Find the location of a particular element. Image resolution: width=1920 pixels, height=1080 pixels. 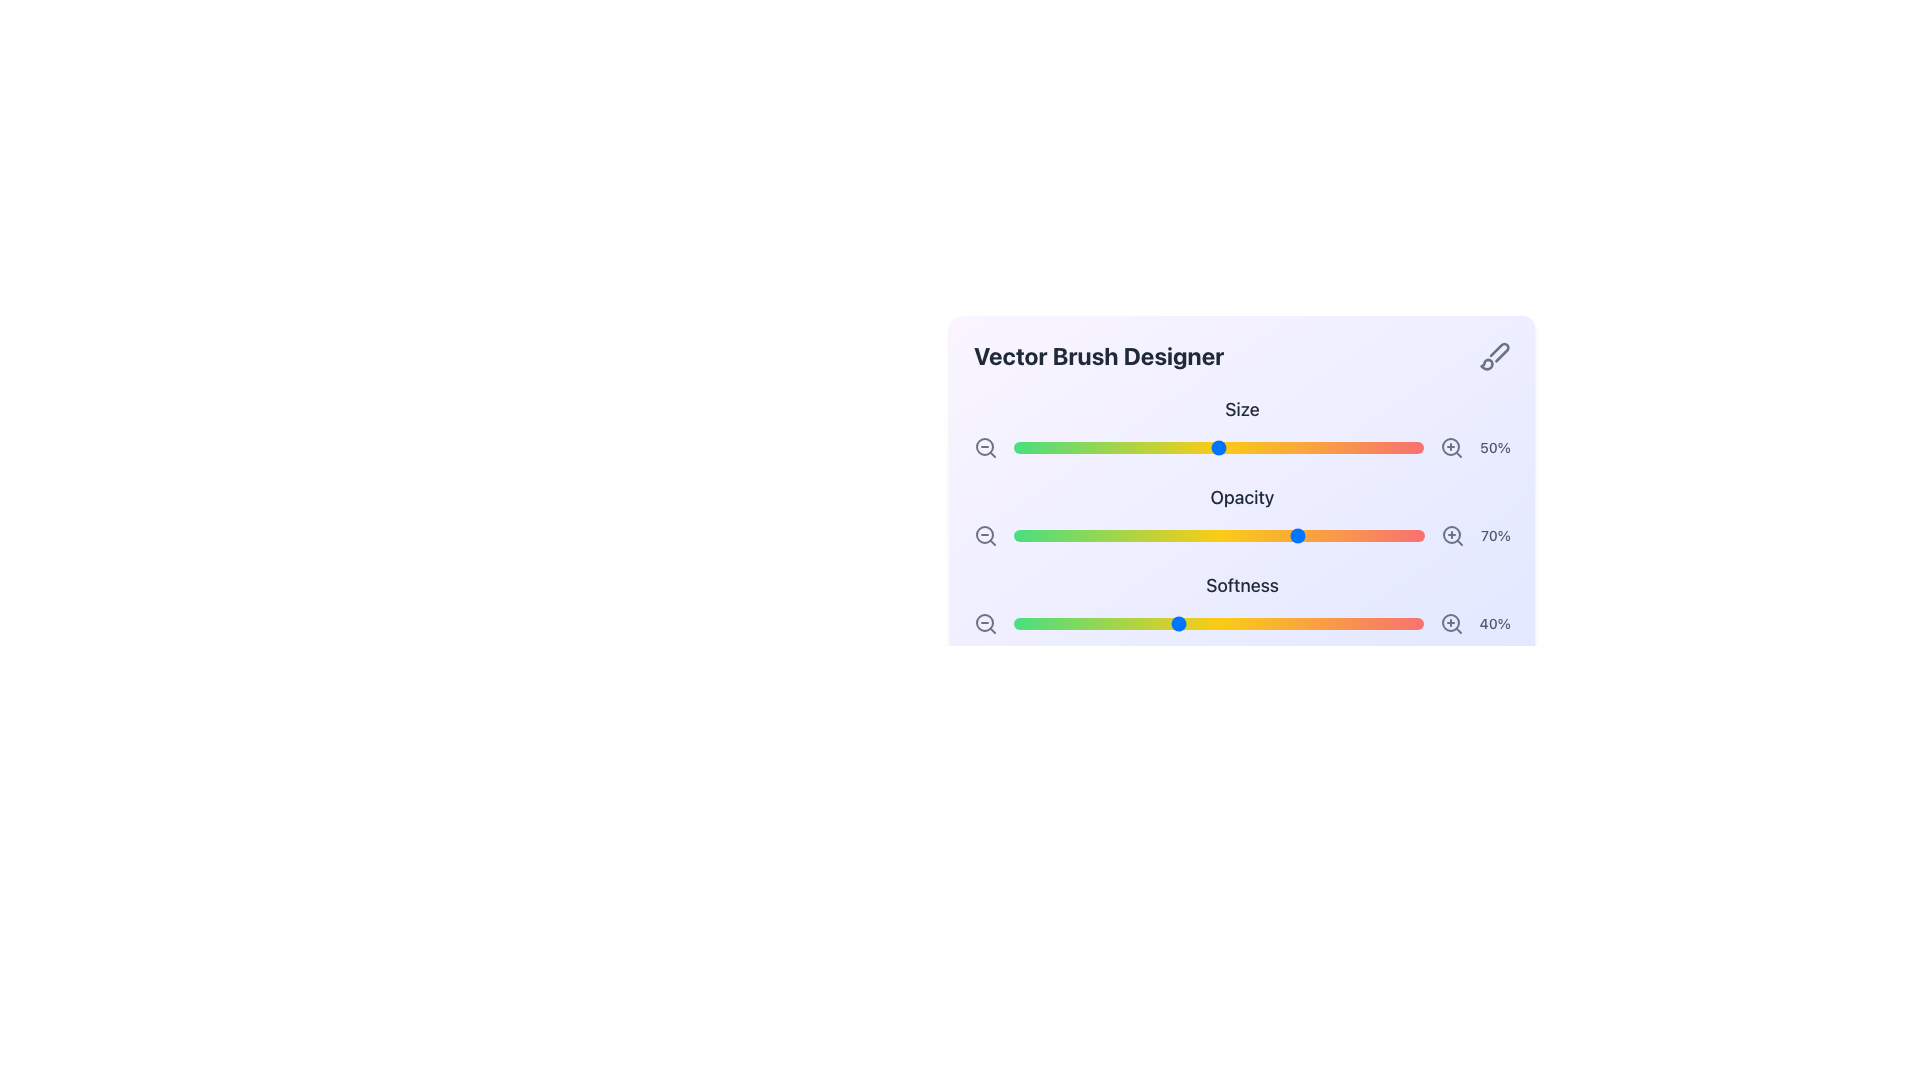

opacity is located at coordinates (1338, 535).